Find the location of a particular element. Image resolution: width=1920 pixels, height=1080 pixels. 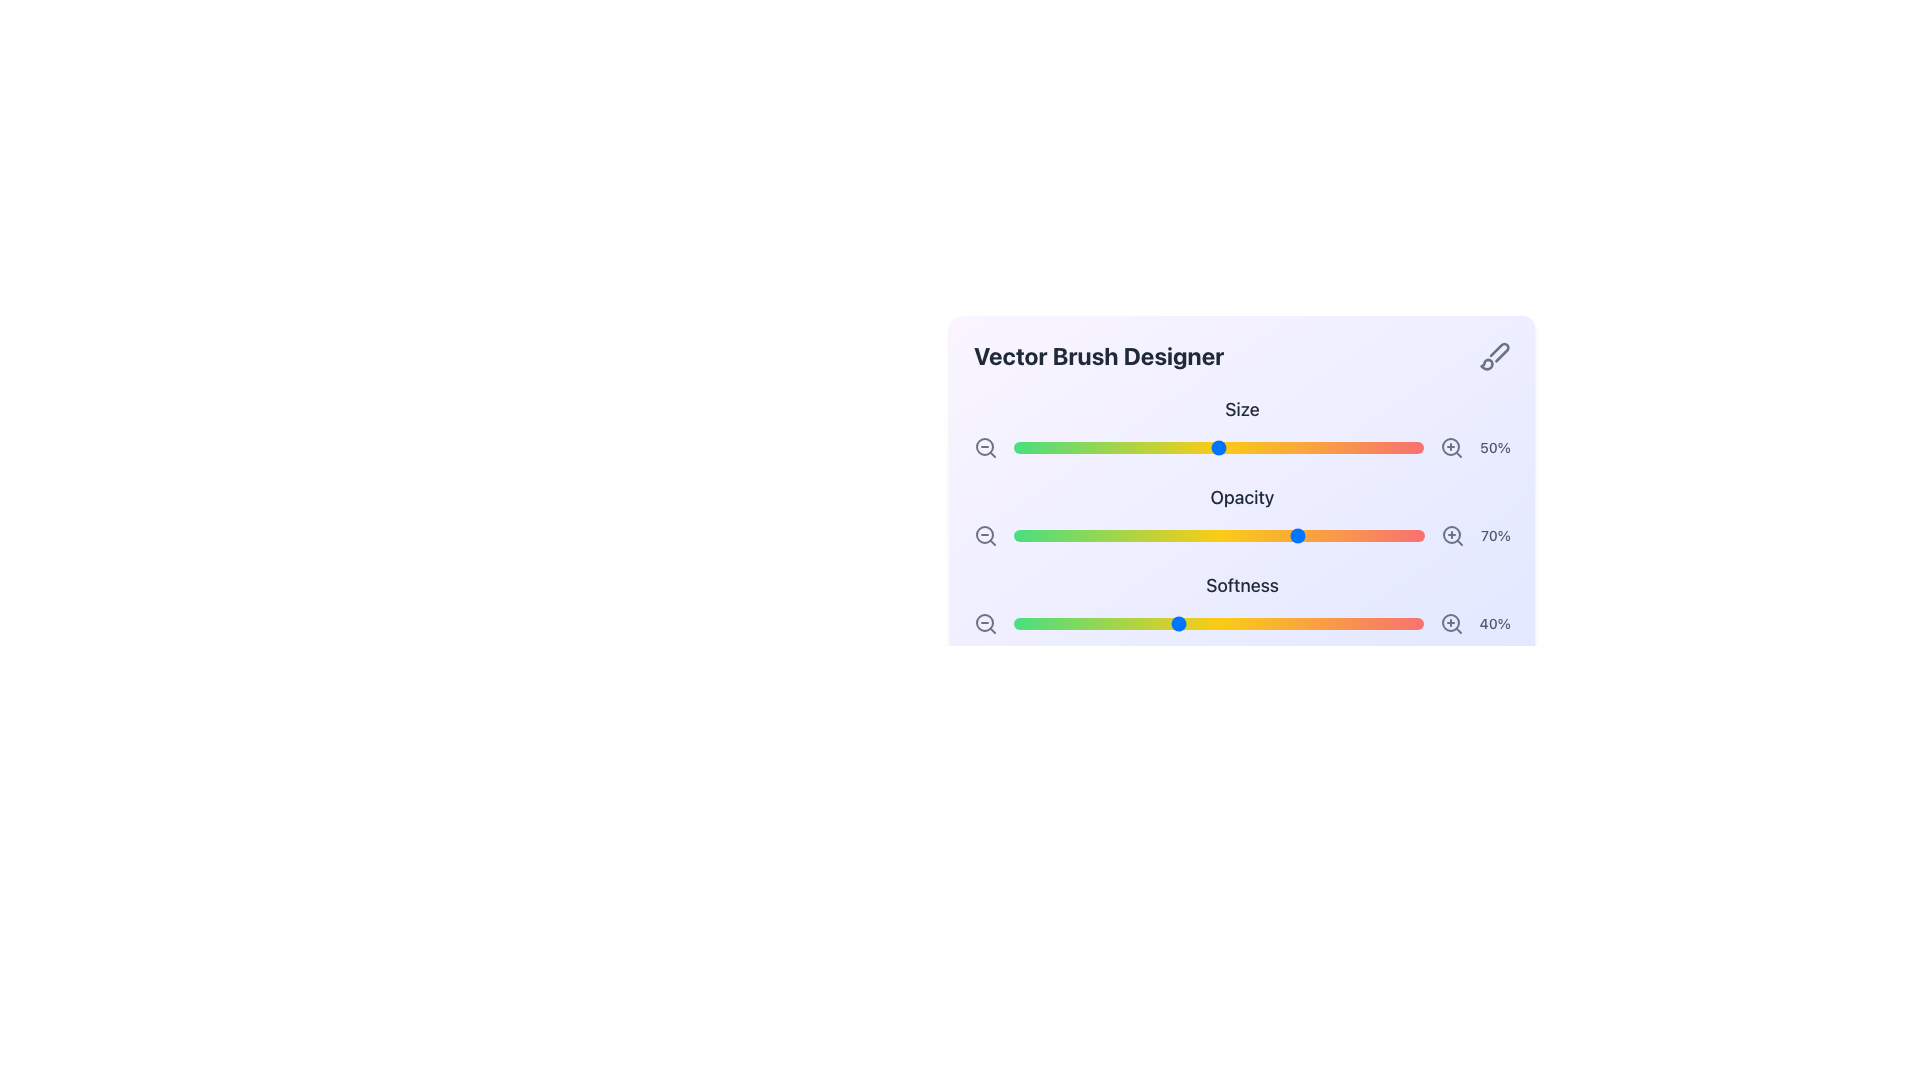

opacity is located at coordinates (1338, 535).